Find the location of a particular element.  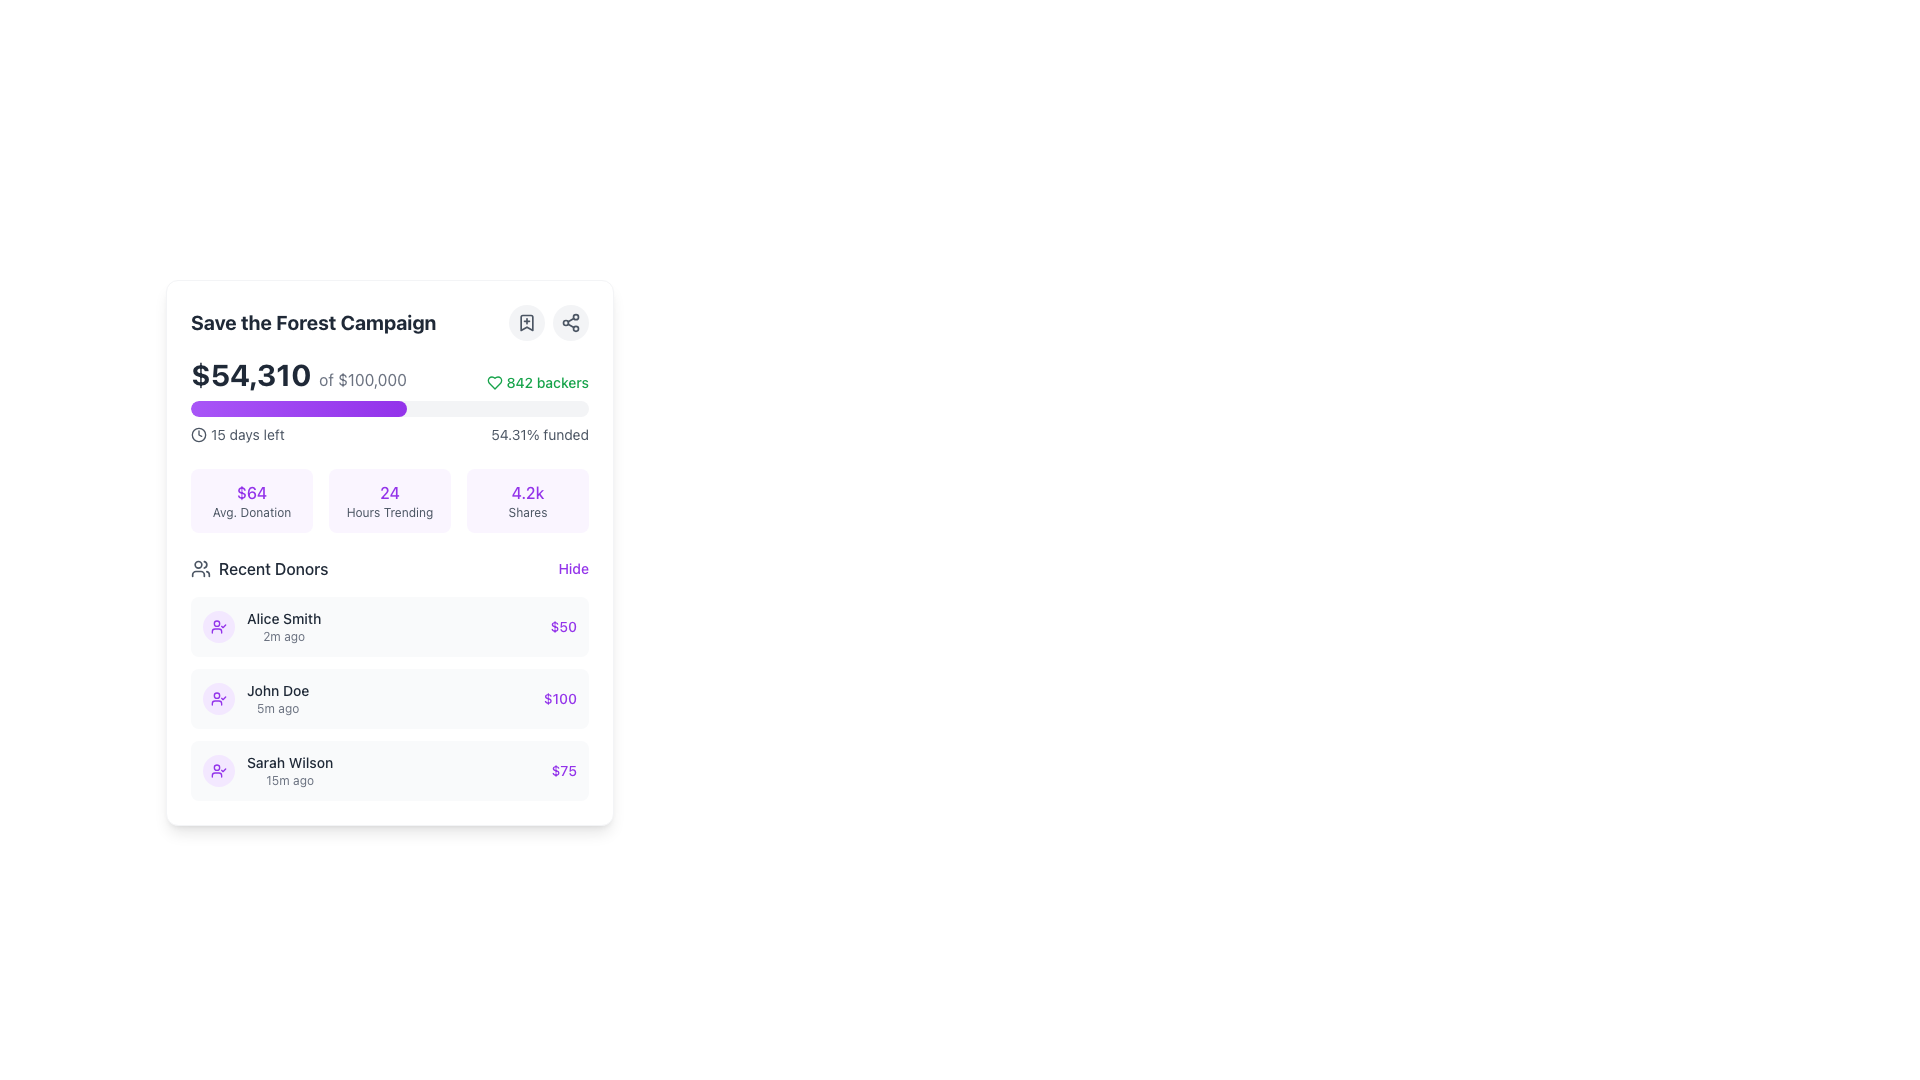

the 'Hide' button in the 'Recent Donors' section to change the text color is located at coordinates (572, 569).